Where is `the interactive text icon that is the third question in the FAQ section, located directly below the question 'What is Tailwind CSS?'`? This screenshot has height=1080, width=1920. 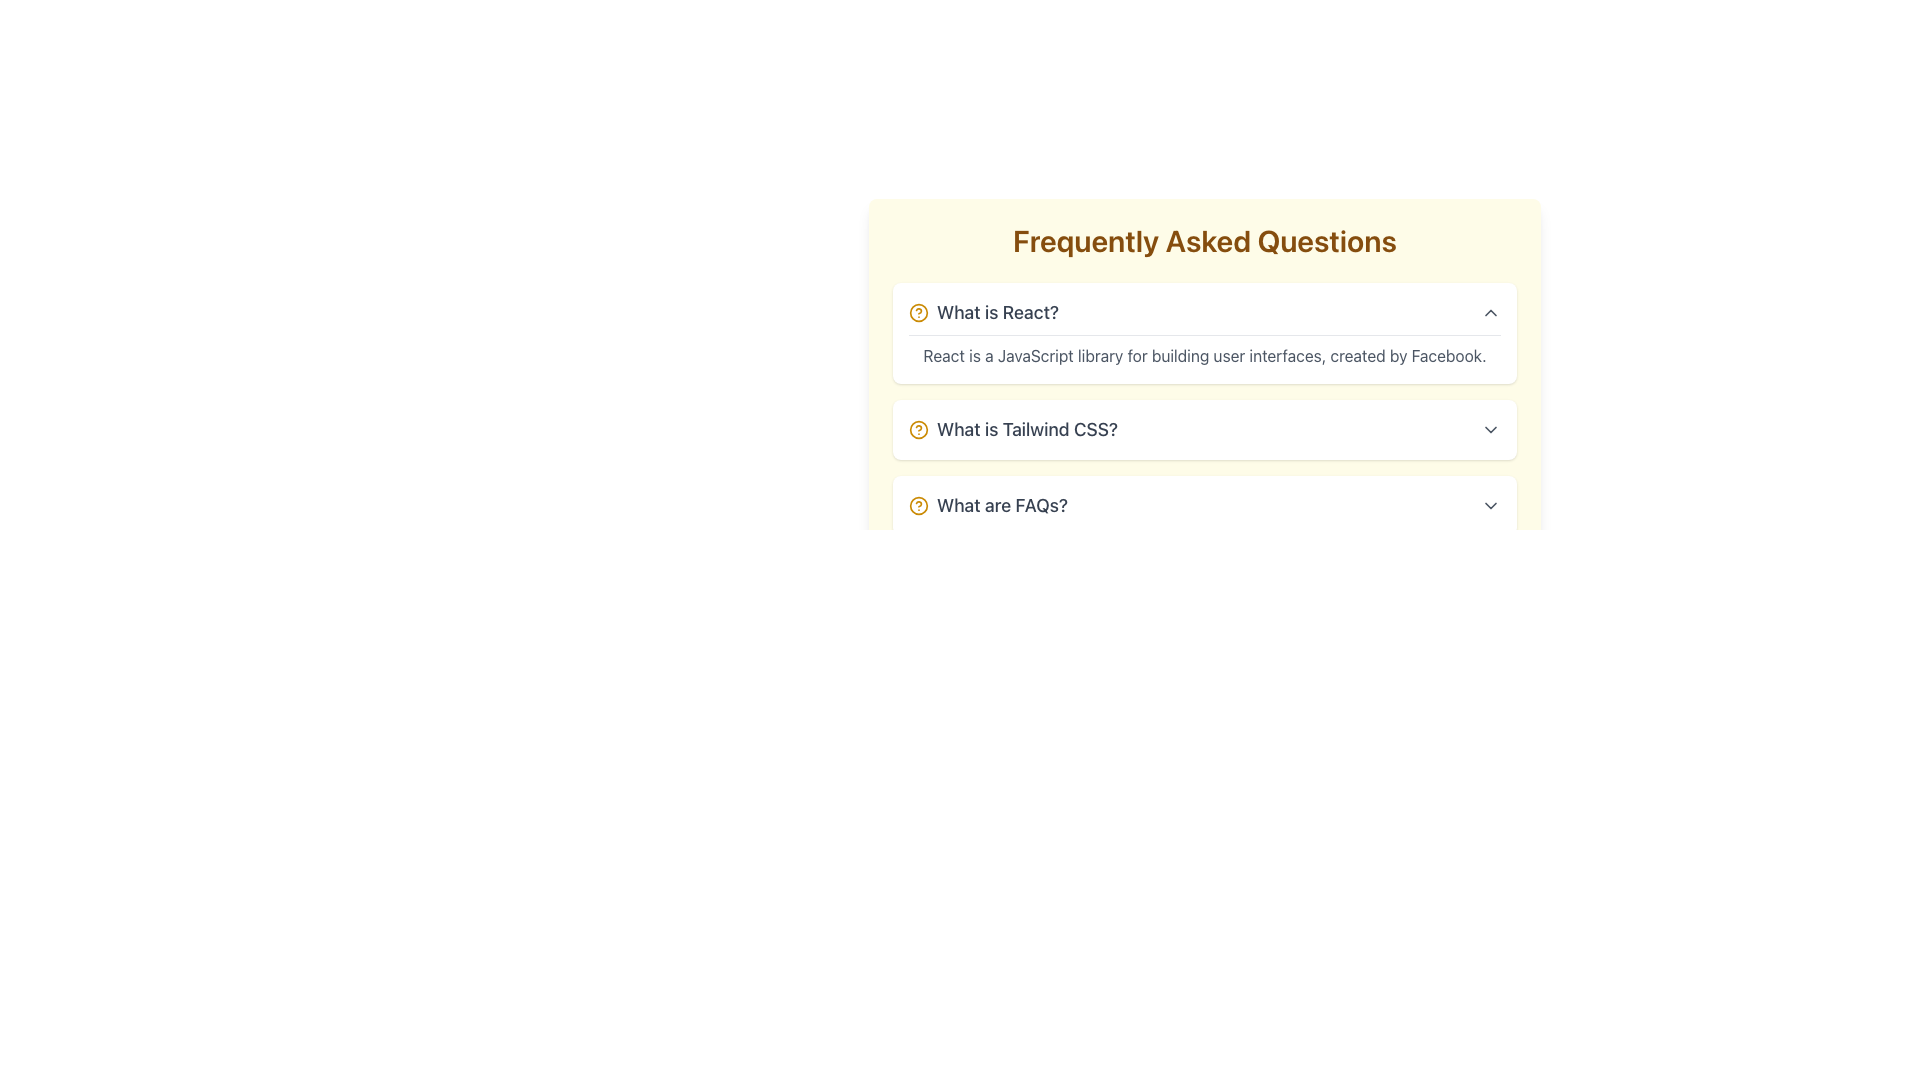
the interactive text icon that is the third question in the FAQ section, located directly below the question 'What is Tailwind CSS?' is located at coordinates (988, 504).